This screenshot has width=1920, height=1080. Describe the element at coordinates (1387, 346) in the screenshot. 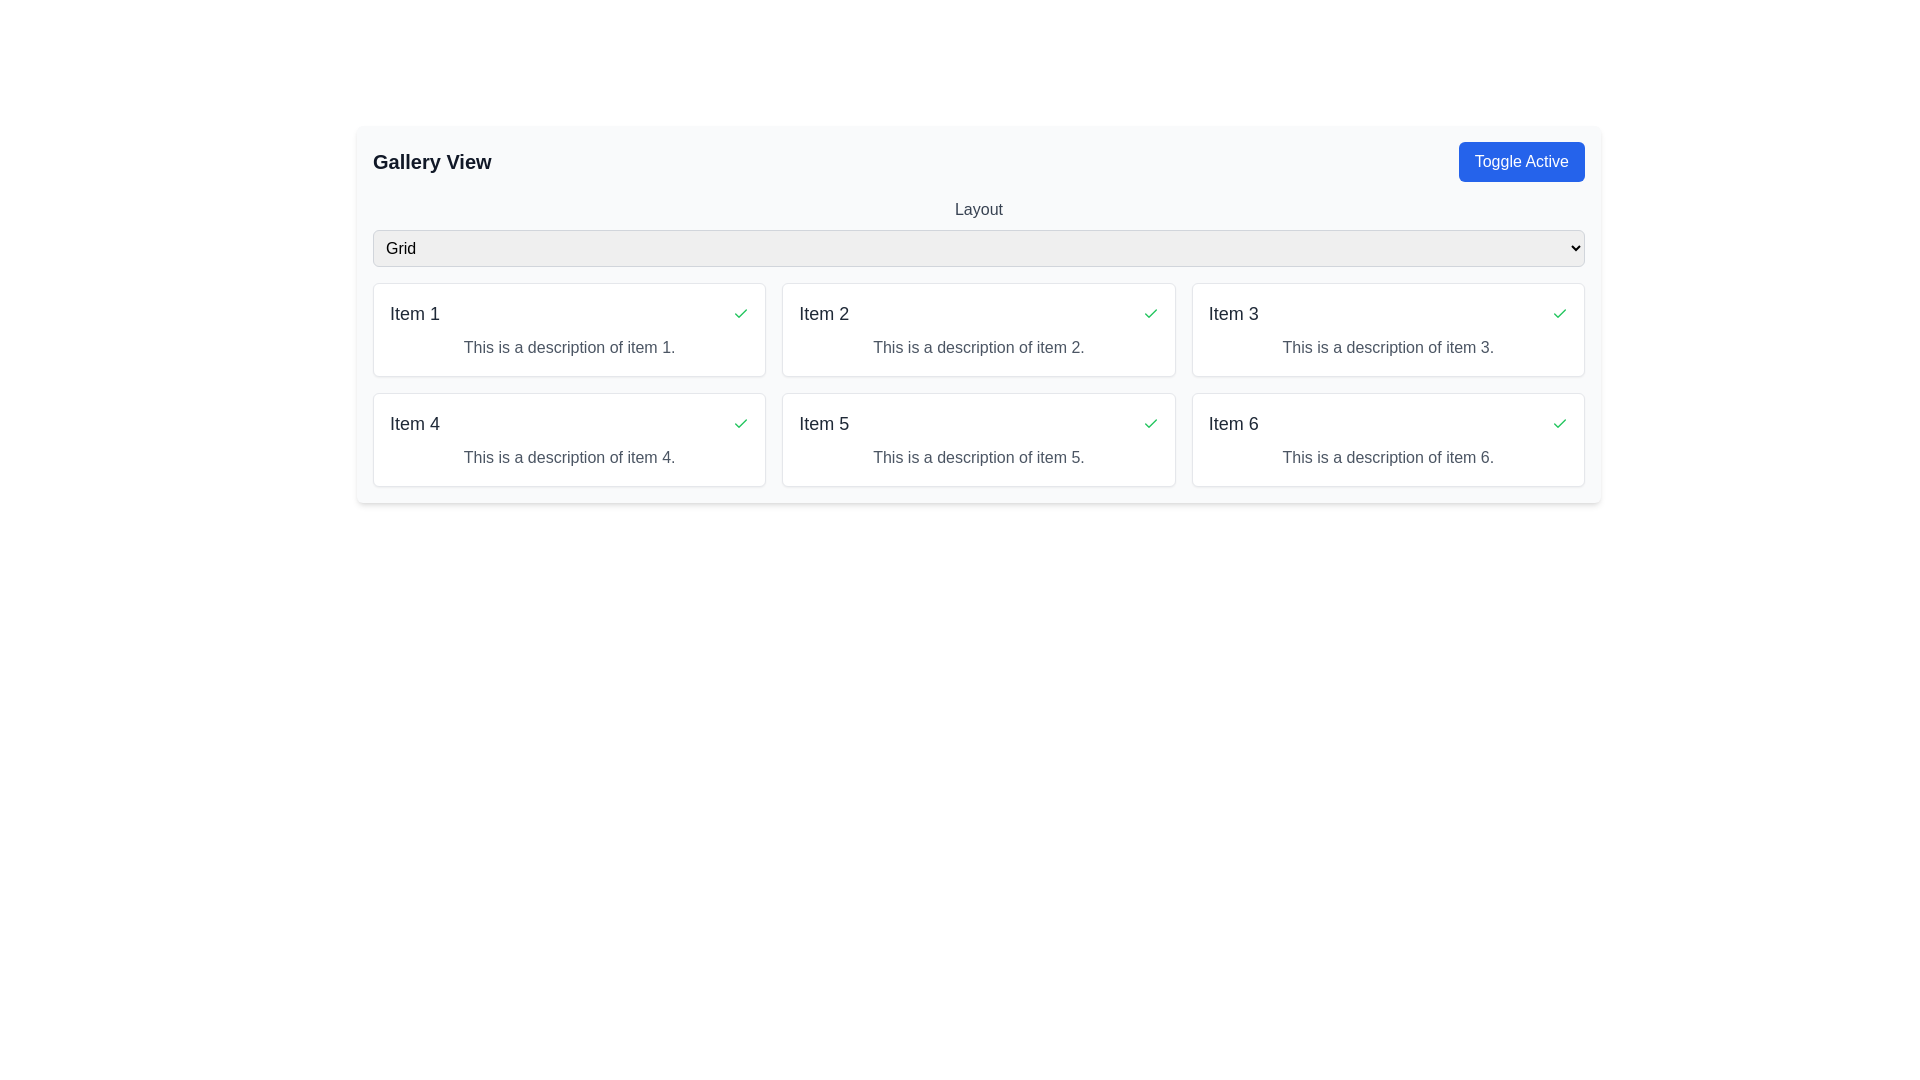

I see `the static text reading 'This is a description of item 3.' which is styled in gray font and located beneath the title 'Item 3' in the third card of a grid layout` at that location.